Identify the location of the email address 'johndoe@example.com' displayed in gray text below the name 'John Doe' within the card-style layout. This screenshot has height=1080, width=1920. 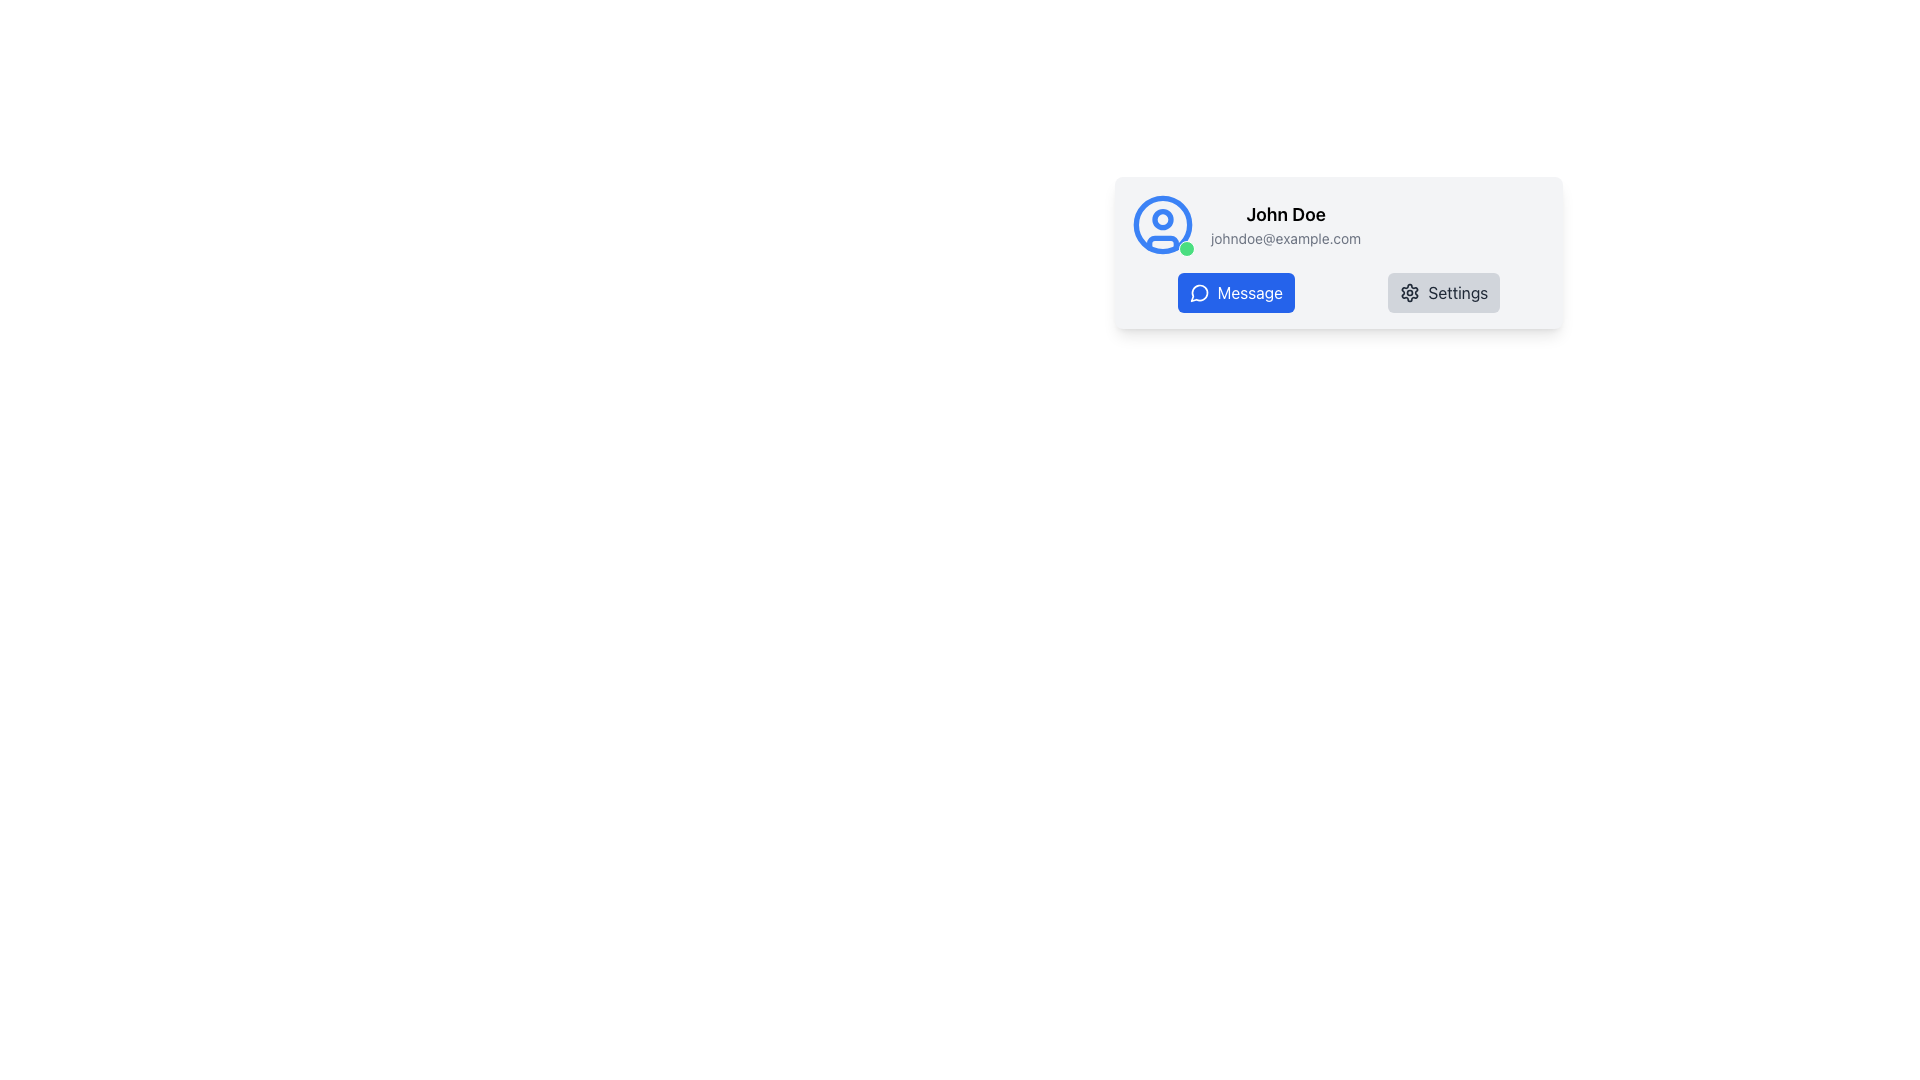
(1286, 238).